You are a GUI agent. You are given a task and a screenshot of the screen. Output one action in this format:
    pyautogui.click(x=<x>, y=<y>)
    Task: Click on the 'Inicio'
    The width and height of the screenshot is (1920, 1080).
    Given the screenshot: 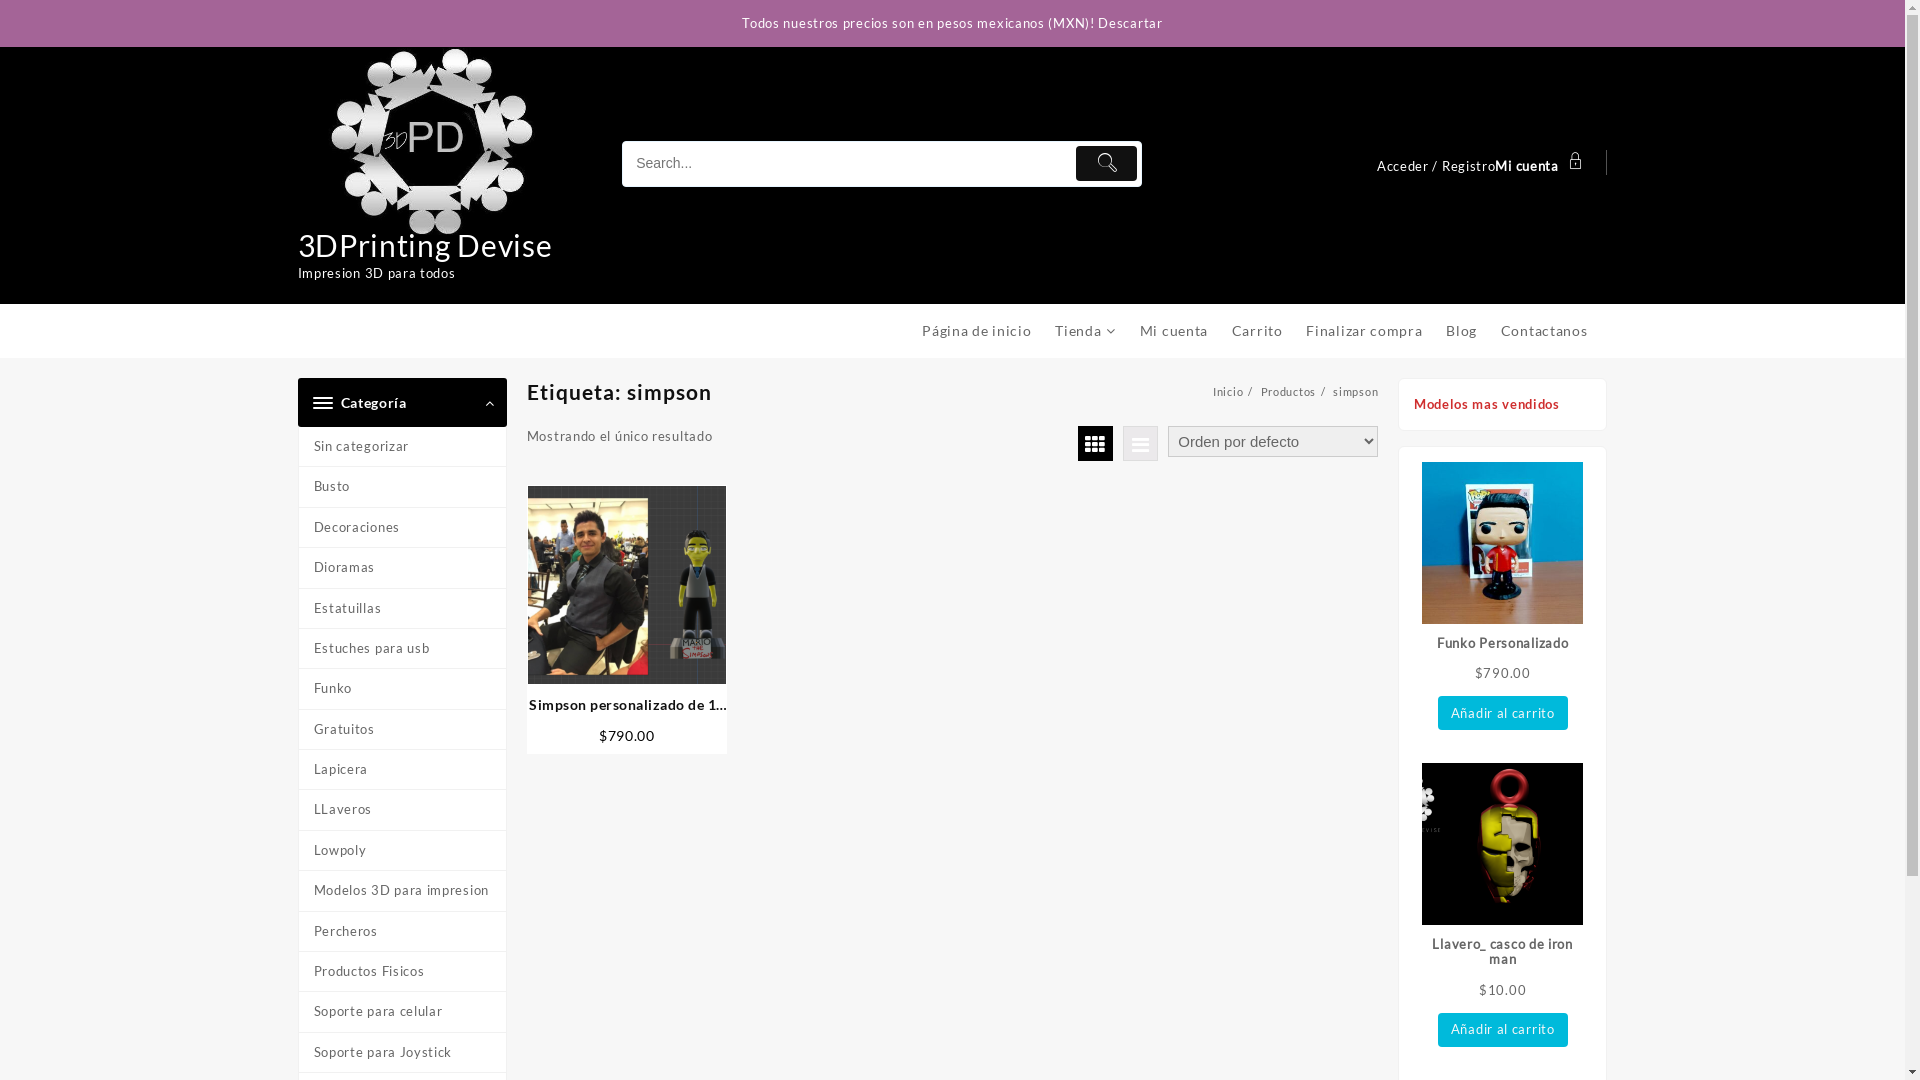 What is the action you would take?
    pyautogui.click(x=1227, y=391)
    